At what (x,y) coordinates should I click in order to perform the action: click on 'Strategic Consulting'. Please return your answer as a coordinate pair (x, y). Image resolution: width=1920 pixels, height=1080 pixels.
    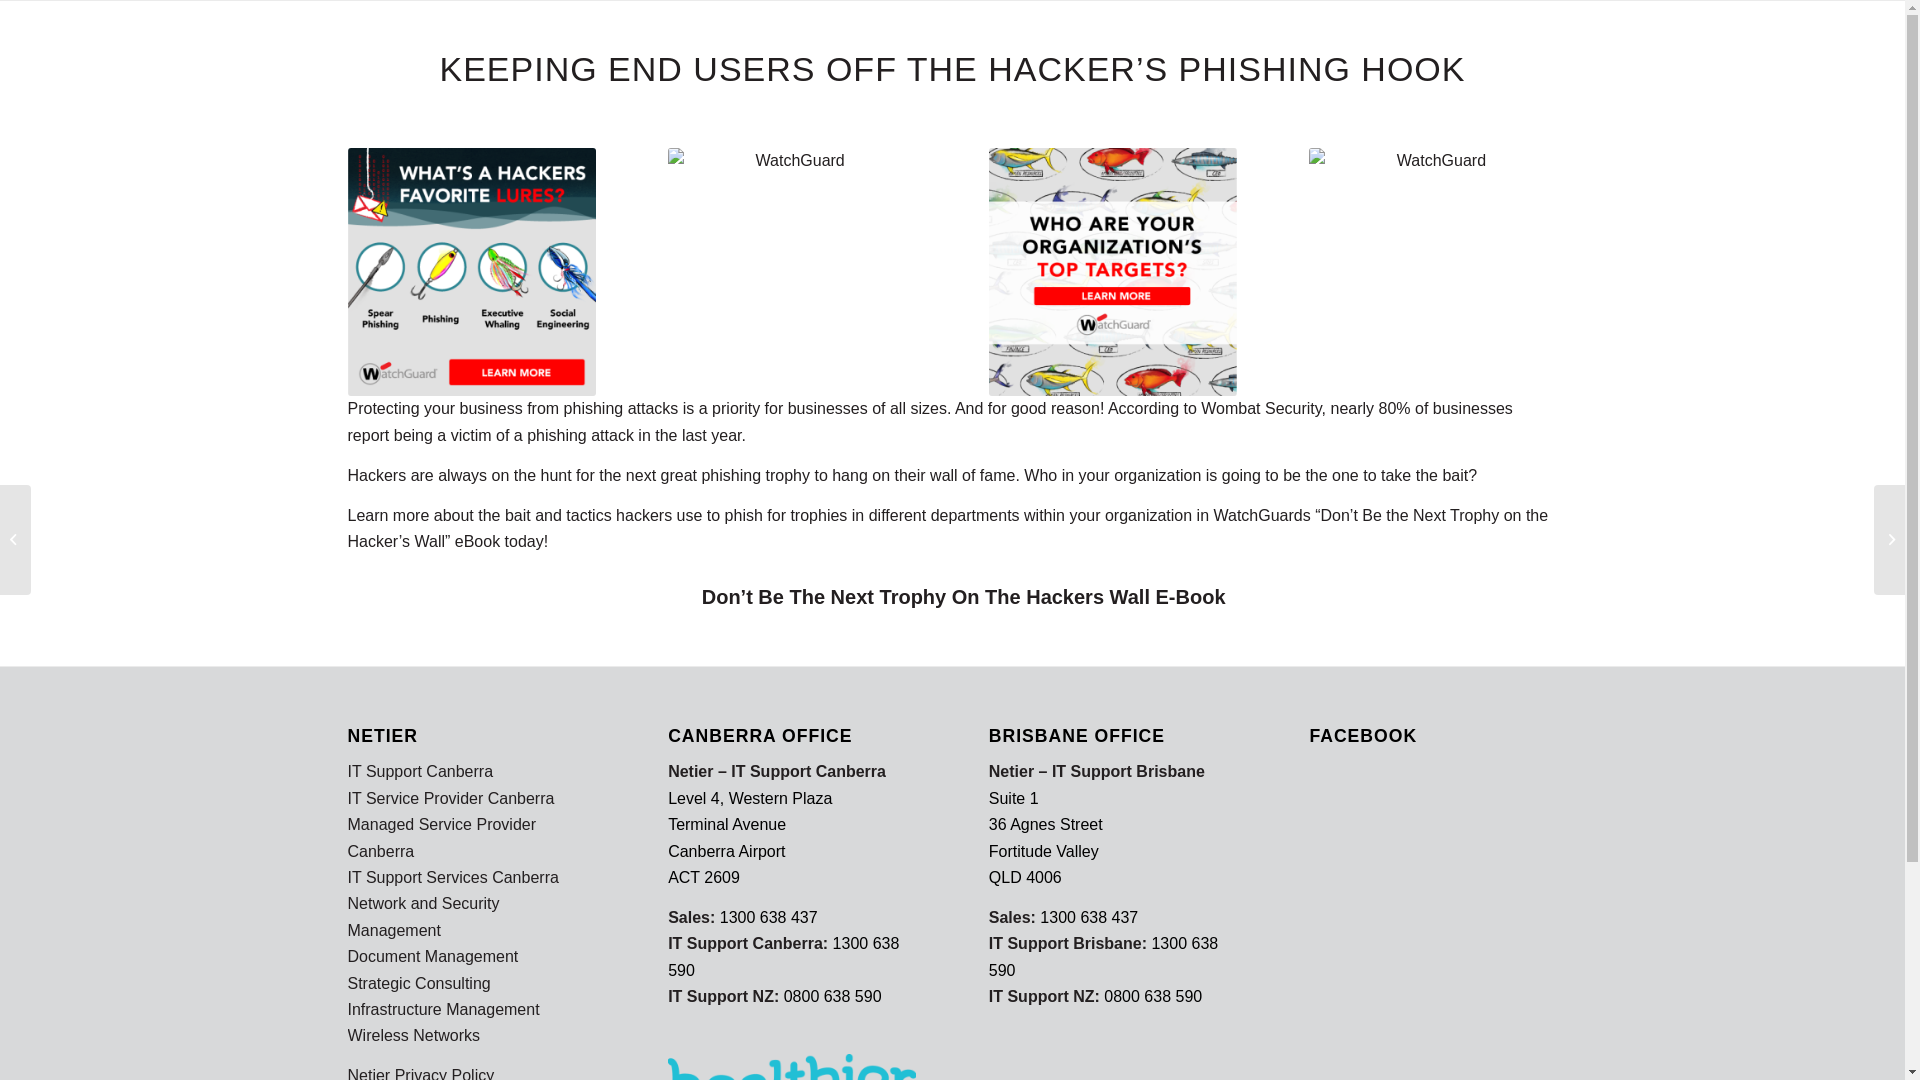
    Looking at the image, I should click on (418, 982).